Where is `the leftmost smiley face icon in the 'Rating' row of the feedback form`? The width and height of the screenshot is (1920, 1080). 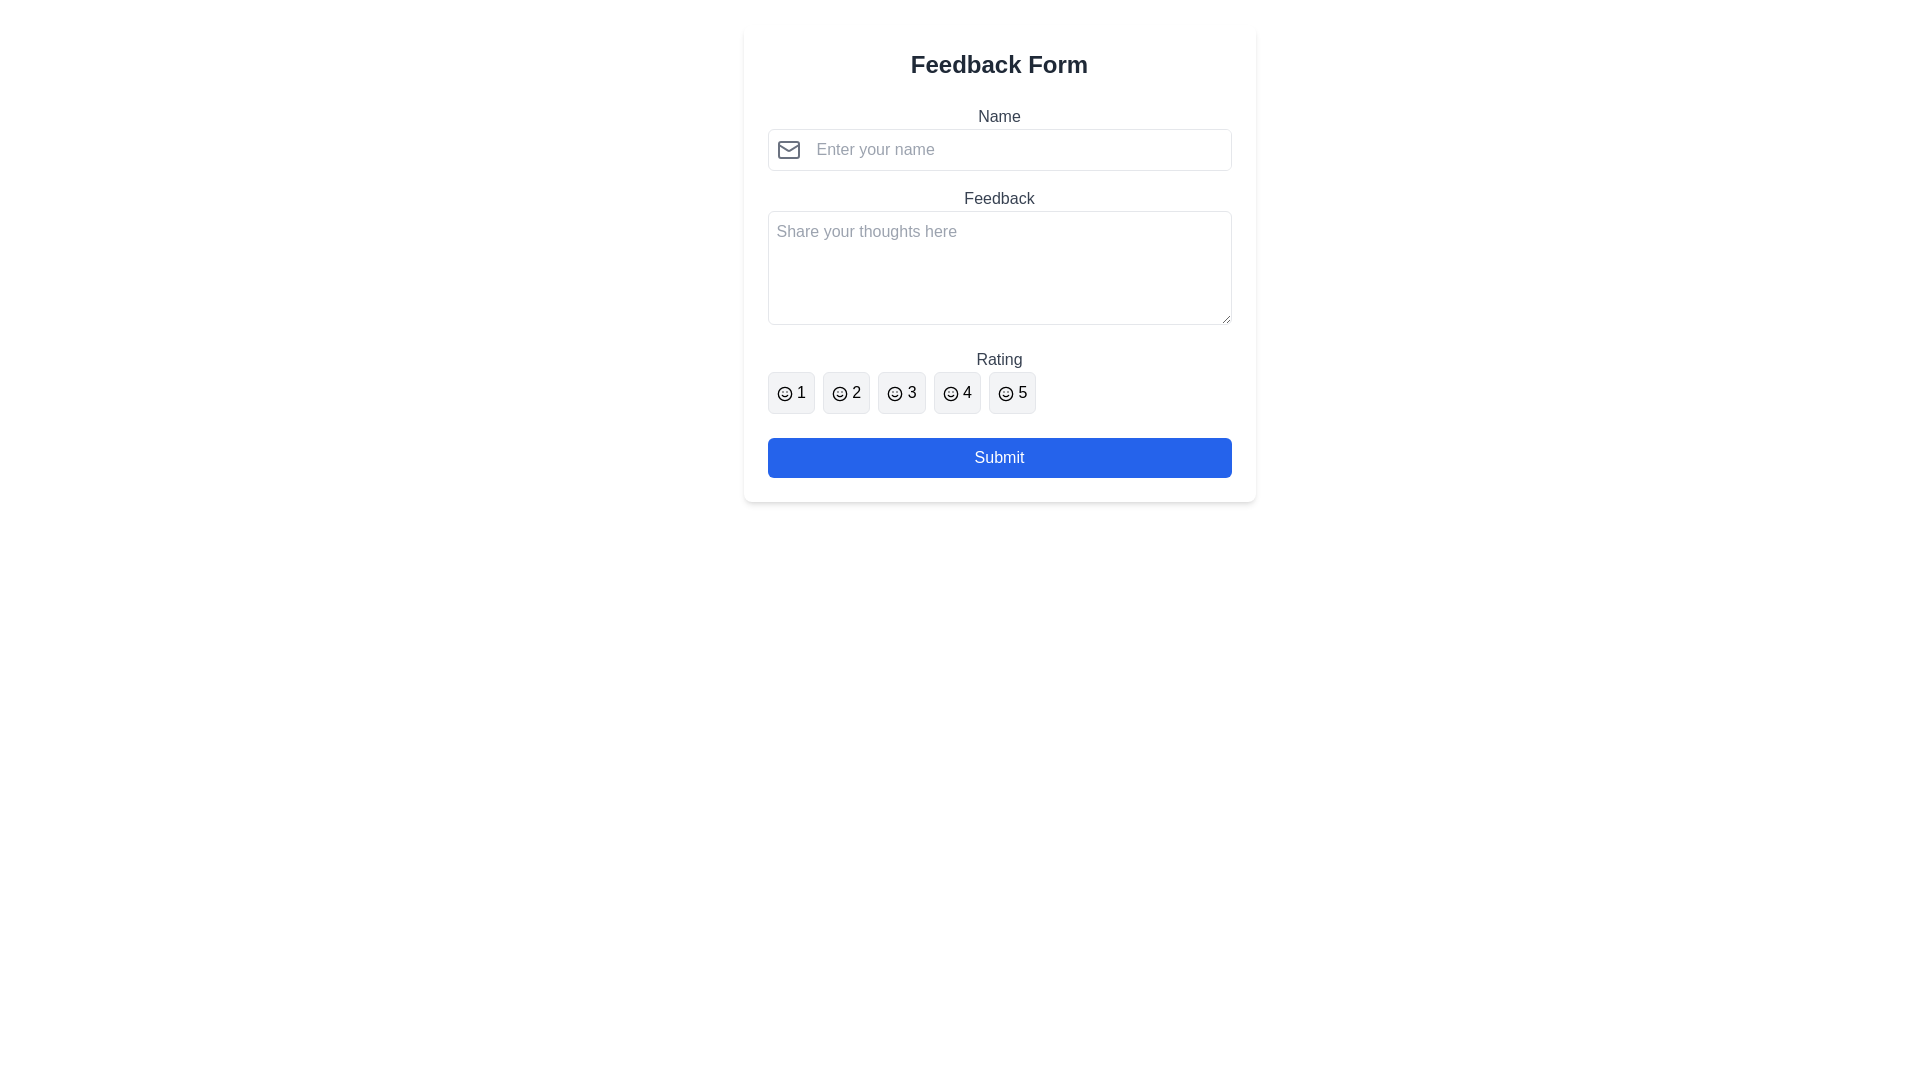 the leftmost smiley face icon in the 'Rating' row of the feedback form is located at coordinates (783, 393).